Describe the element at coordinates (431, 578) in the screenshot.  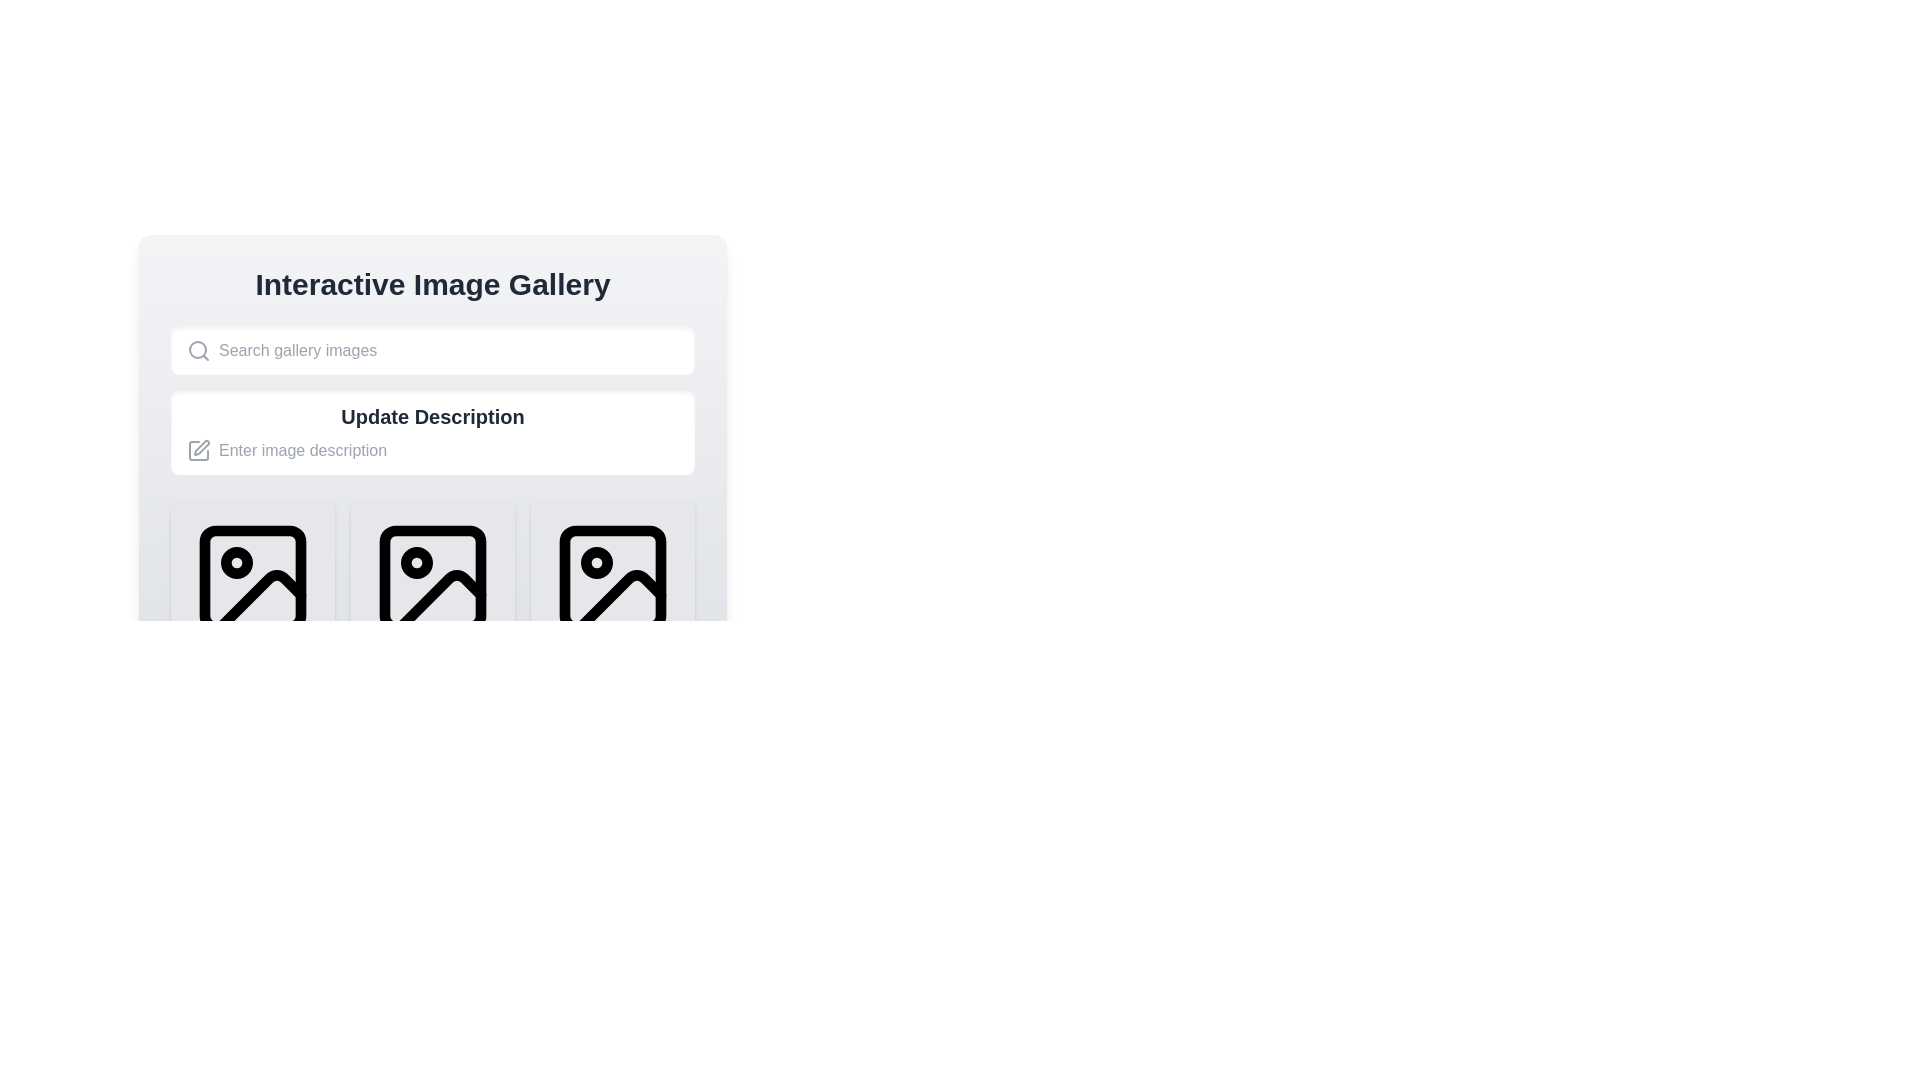
I see `the decorative shape located in the top-left corner of the icon, which is positioned in the middle of a horizontal row of three icons below the header and text input fields` at that location.